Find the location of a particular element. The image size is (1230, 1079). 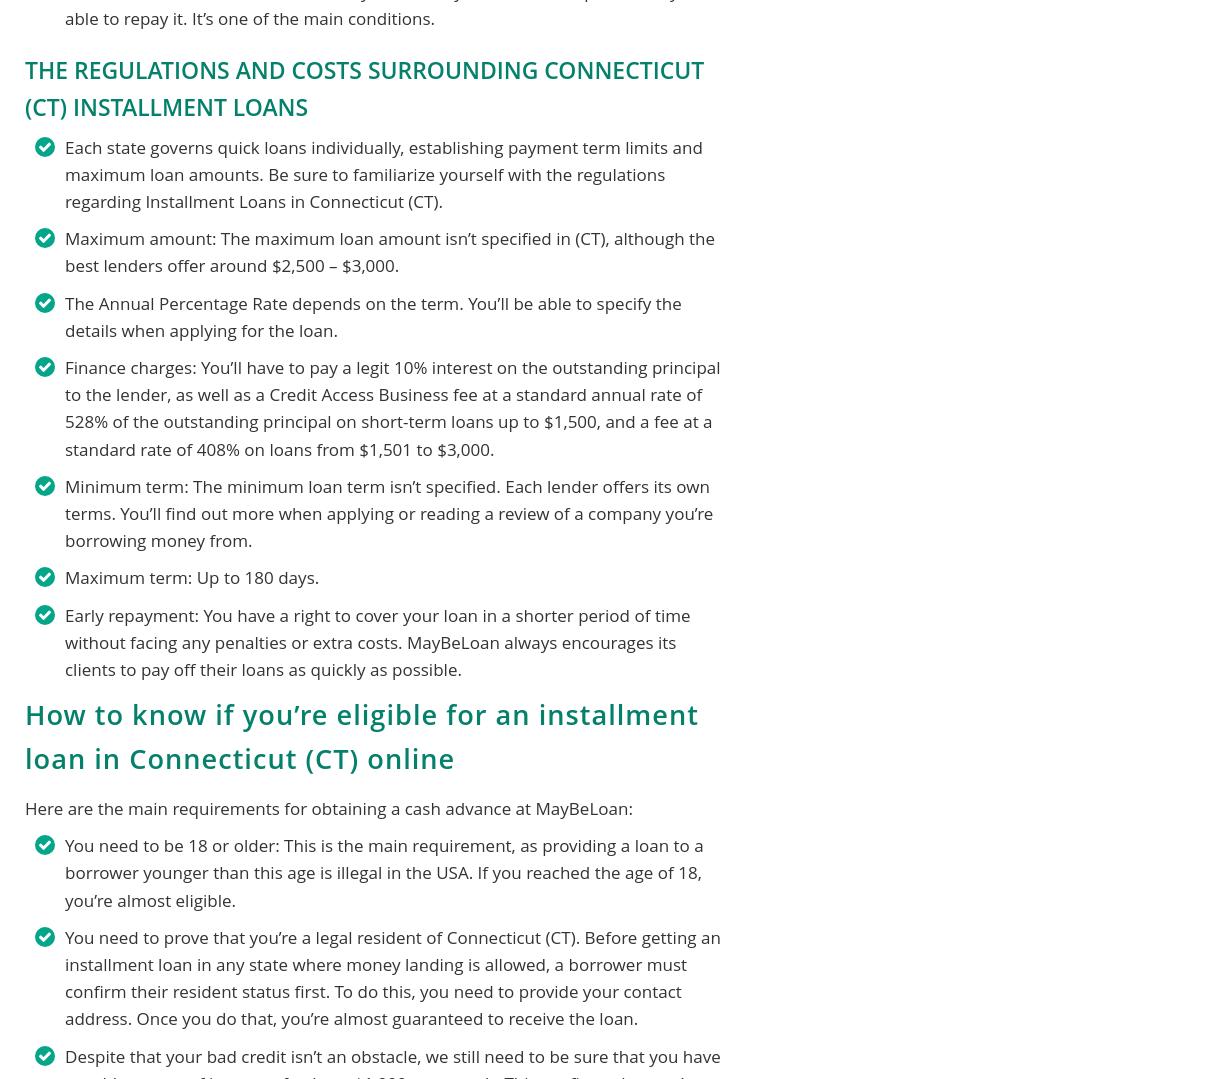

'Maximum term: Up to 180 days.' is located at coordinates (192, 576).